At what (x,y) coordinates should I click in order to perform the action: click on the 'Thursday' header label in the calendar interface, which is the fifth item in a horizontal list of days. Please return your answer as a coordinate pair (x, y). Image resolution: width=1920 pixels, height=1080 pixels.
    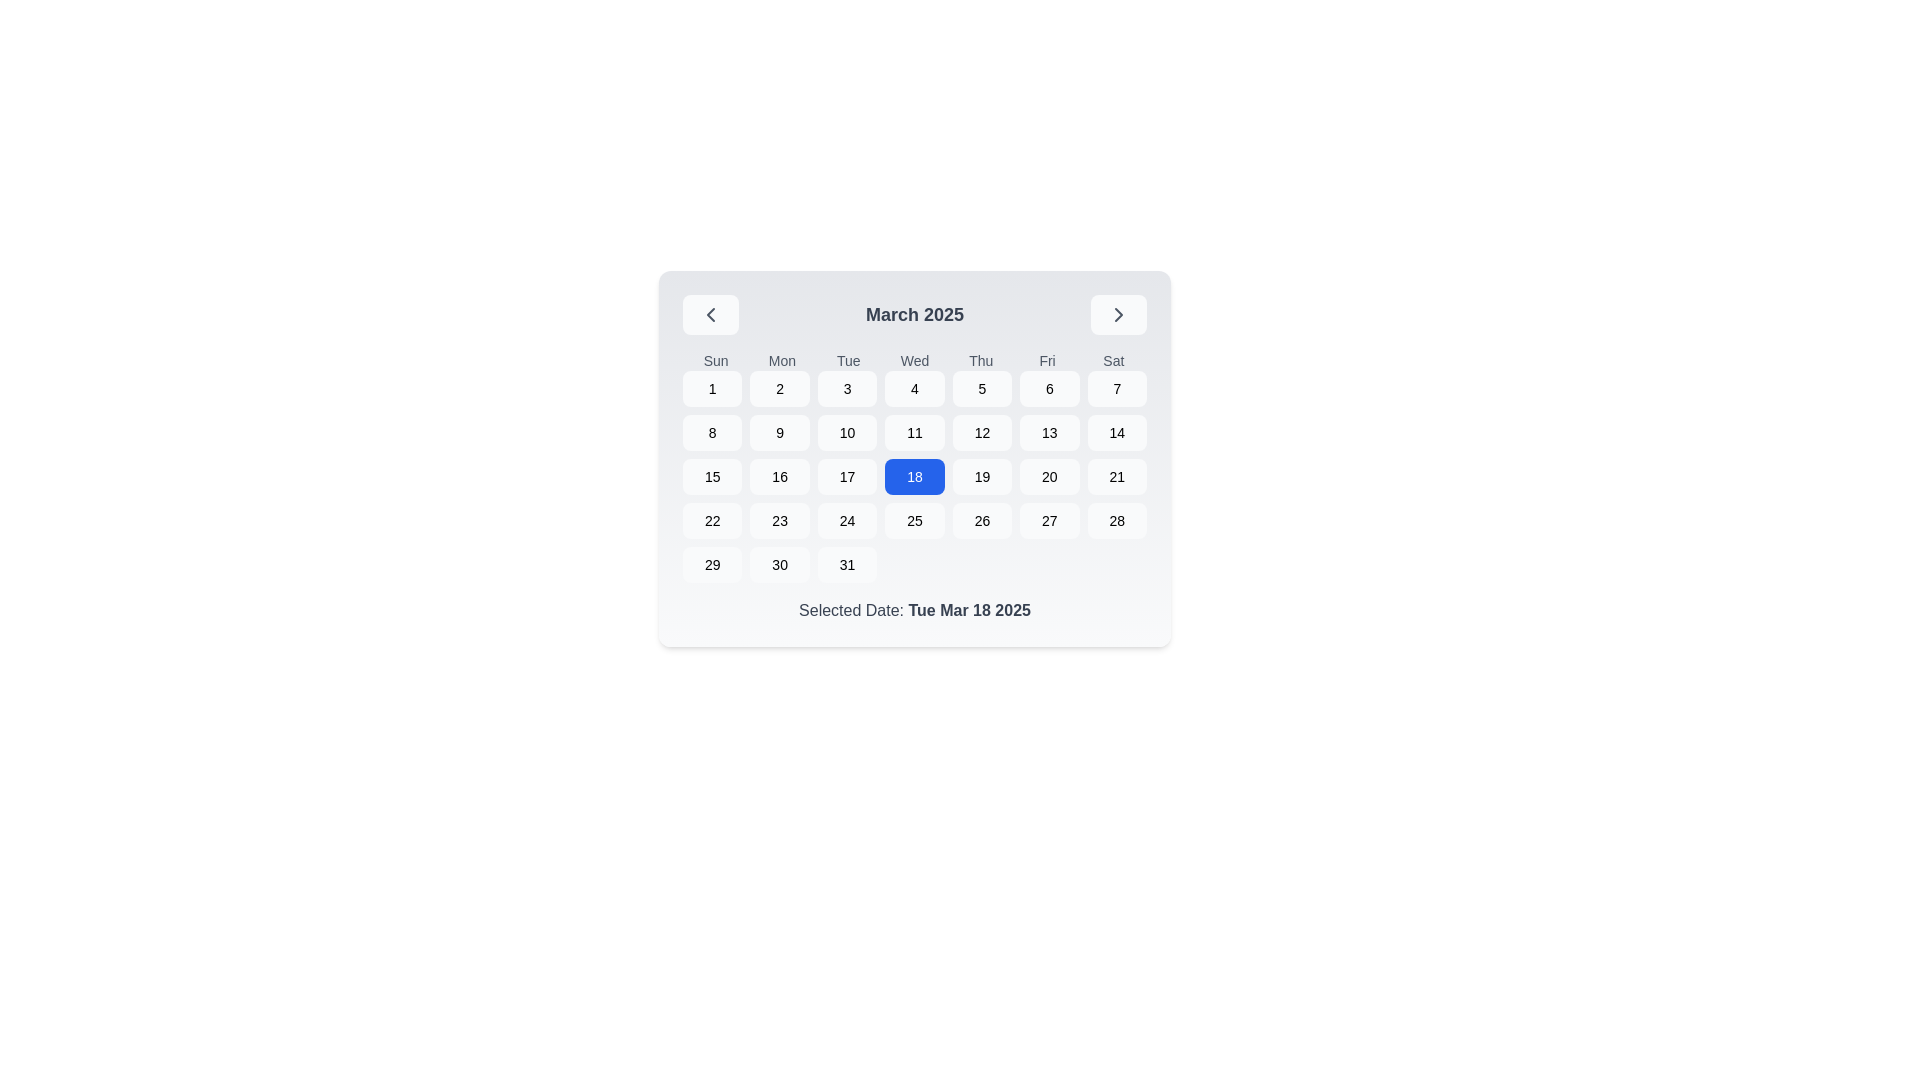
    Looking at the image, I should click on (981, 361).